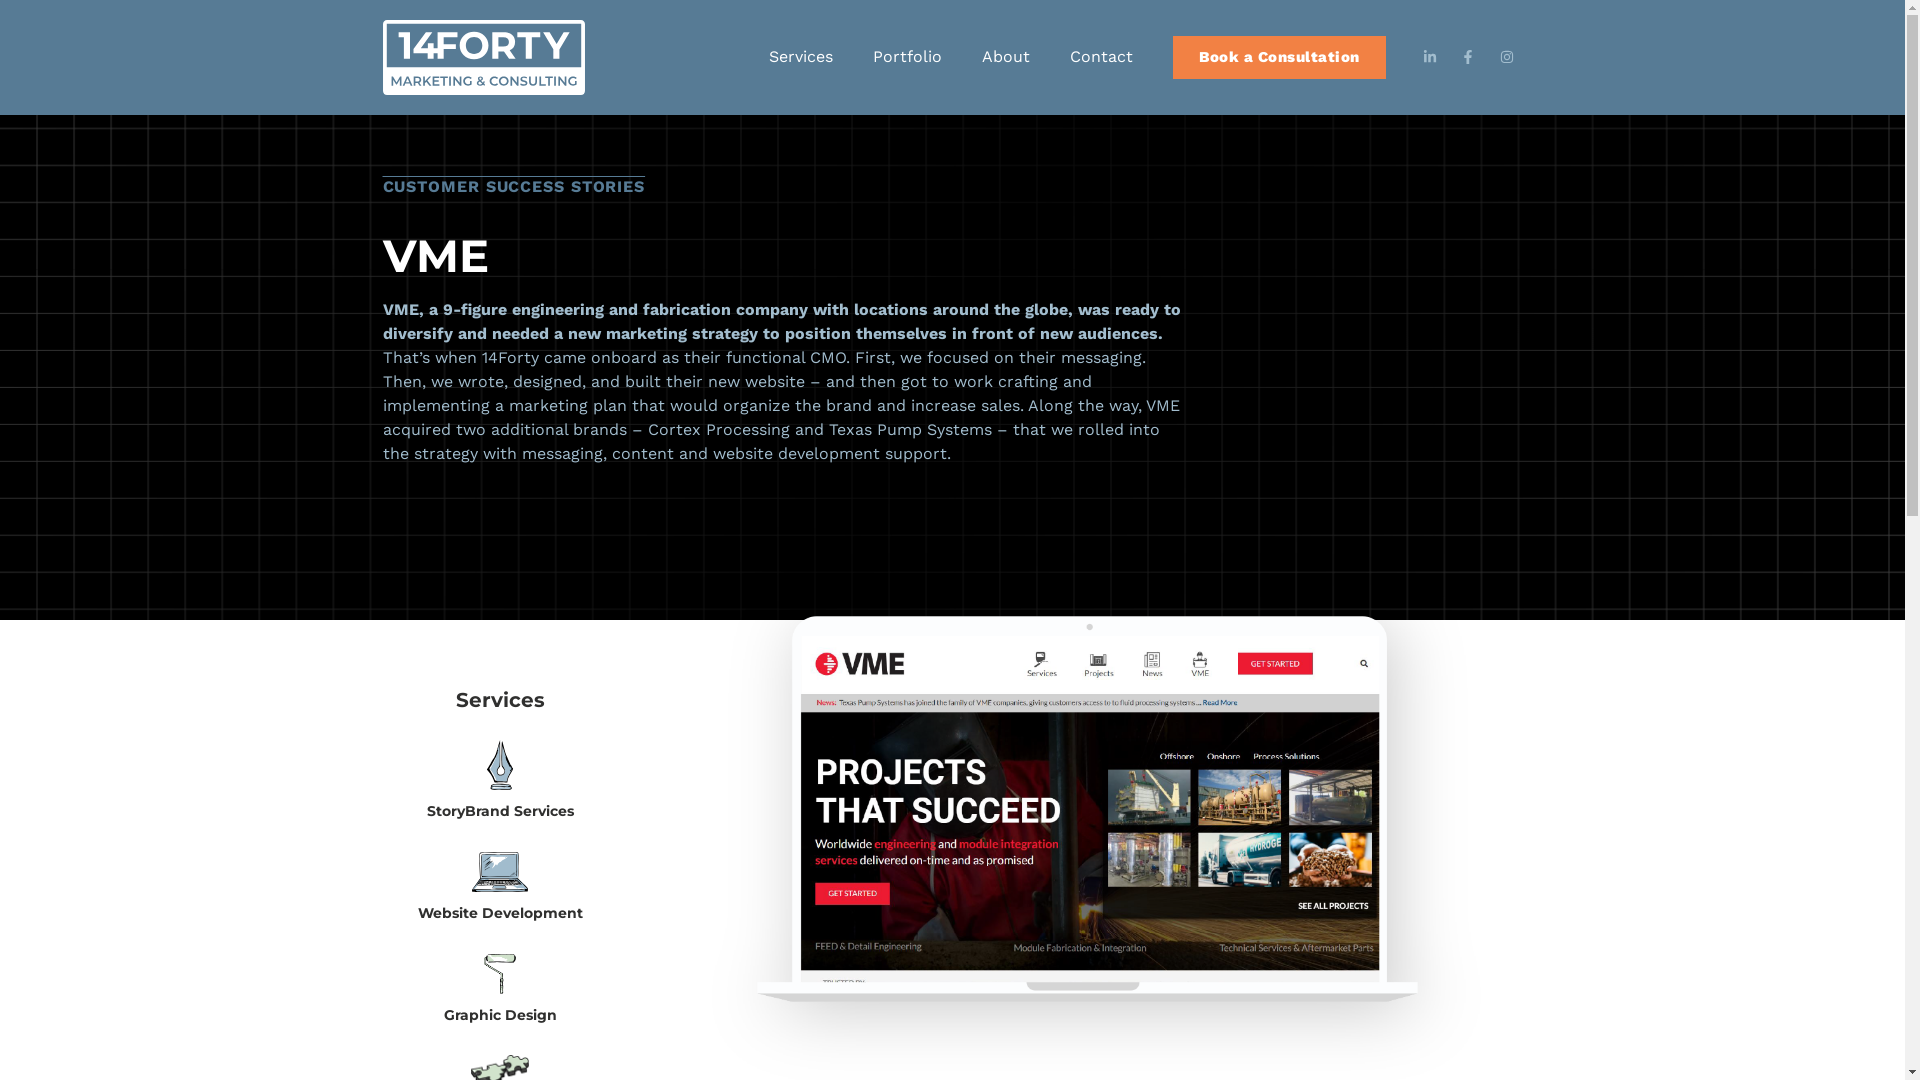 The height and width of the screenshot is (1080, 1920). I want to click on 'Portfolio', so click(906, 56).